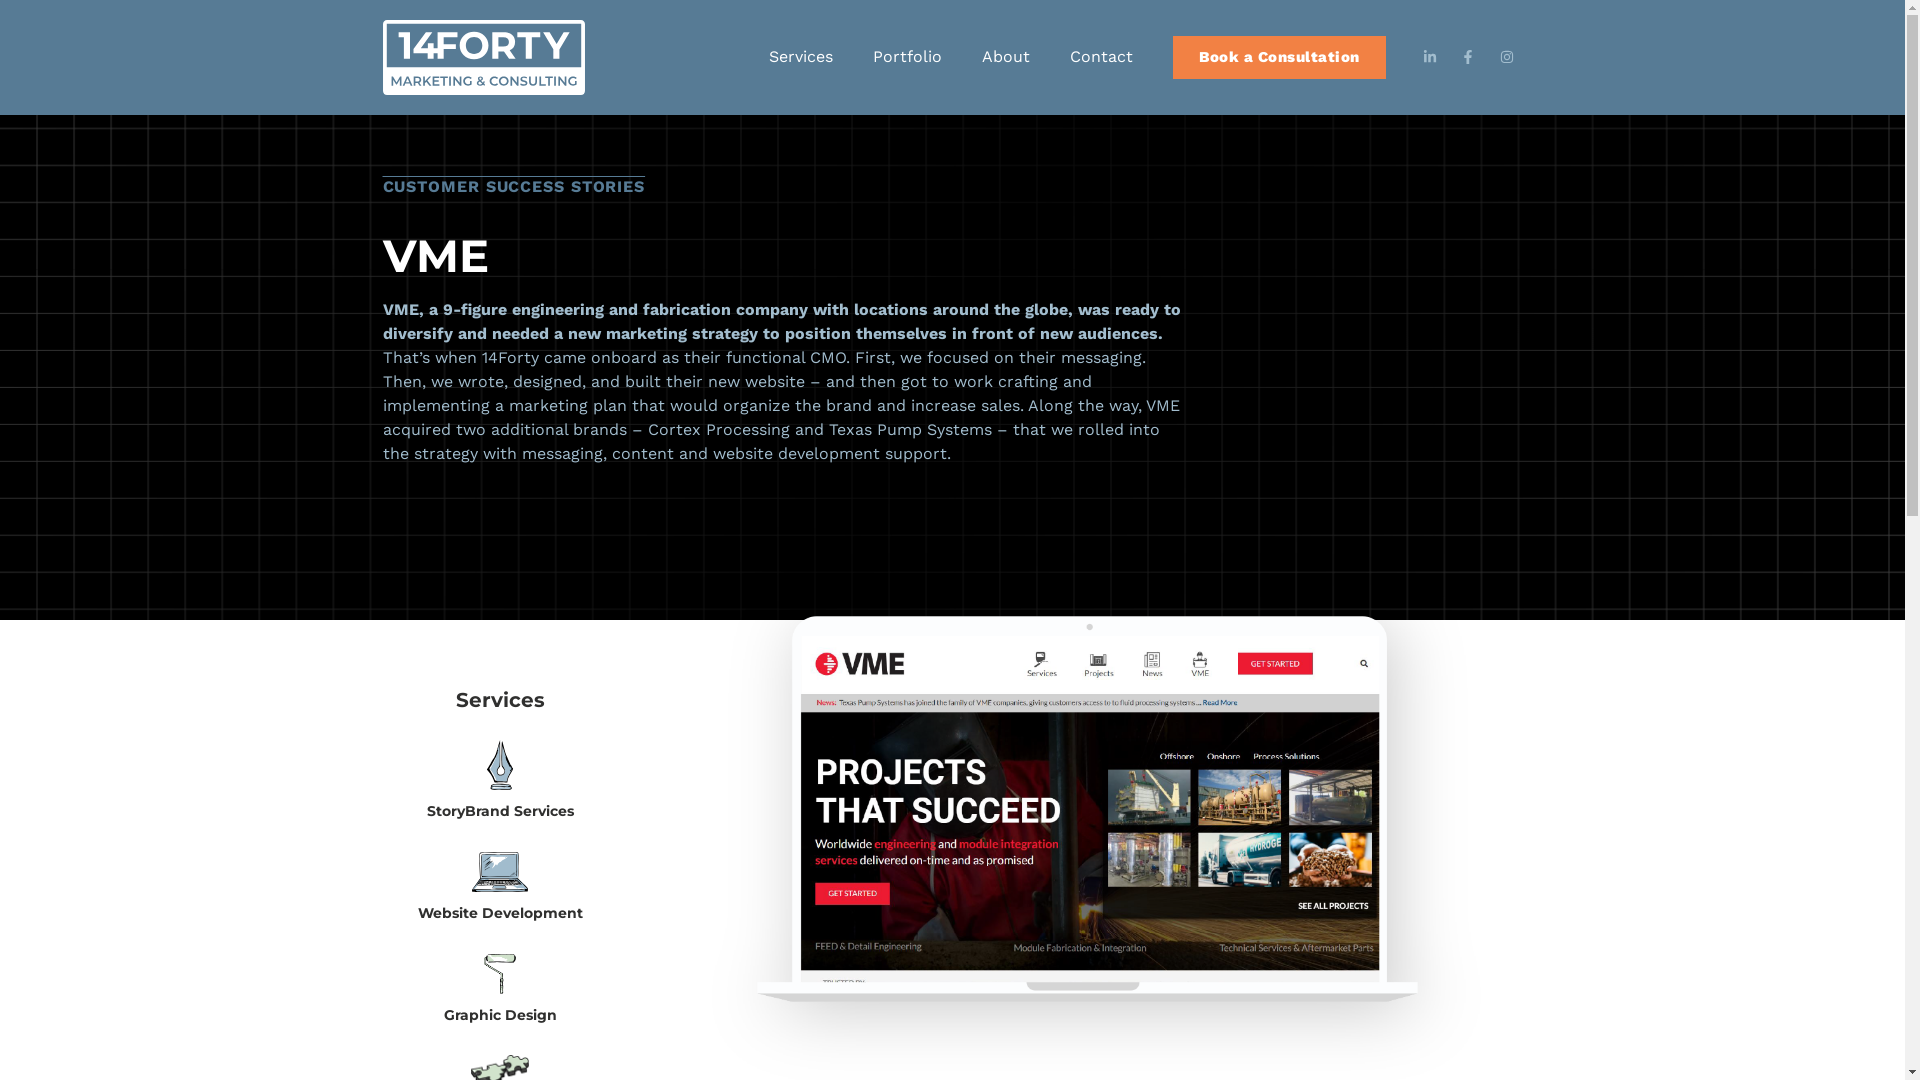 The height and width of the screenshot is (1080, 1920). I want to click on 'Portfolio', so click(906, 56).